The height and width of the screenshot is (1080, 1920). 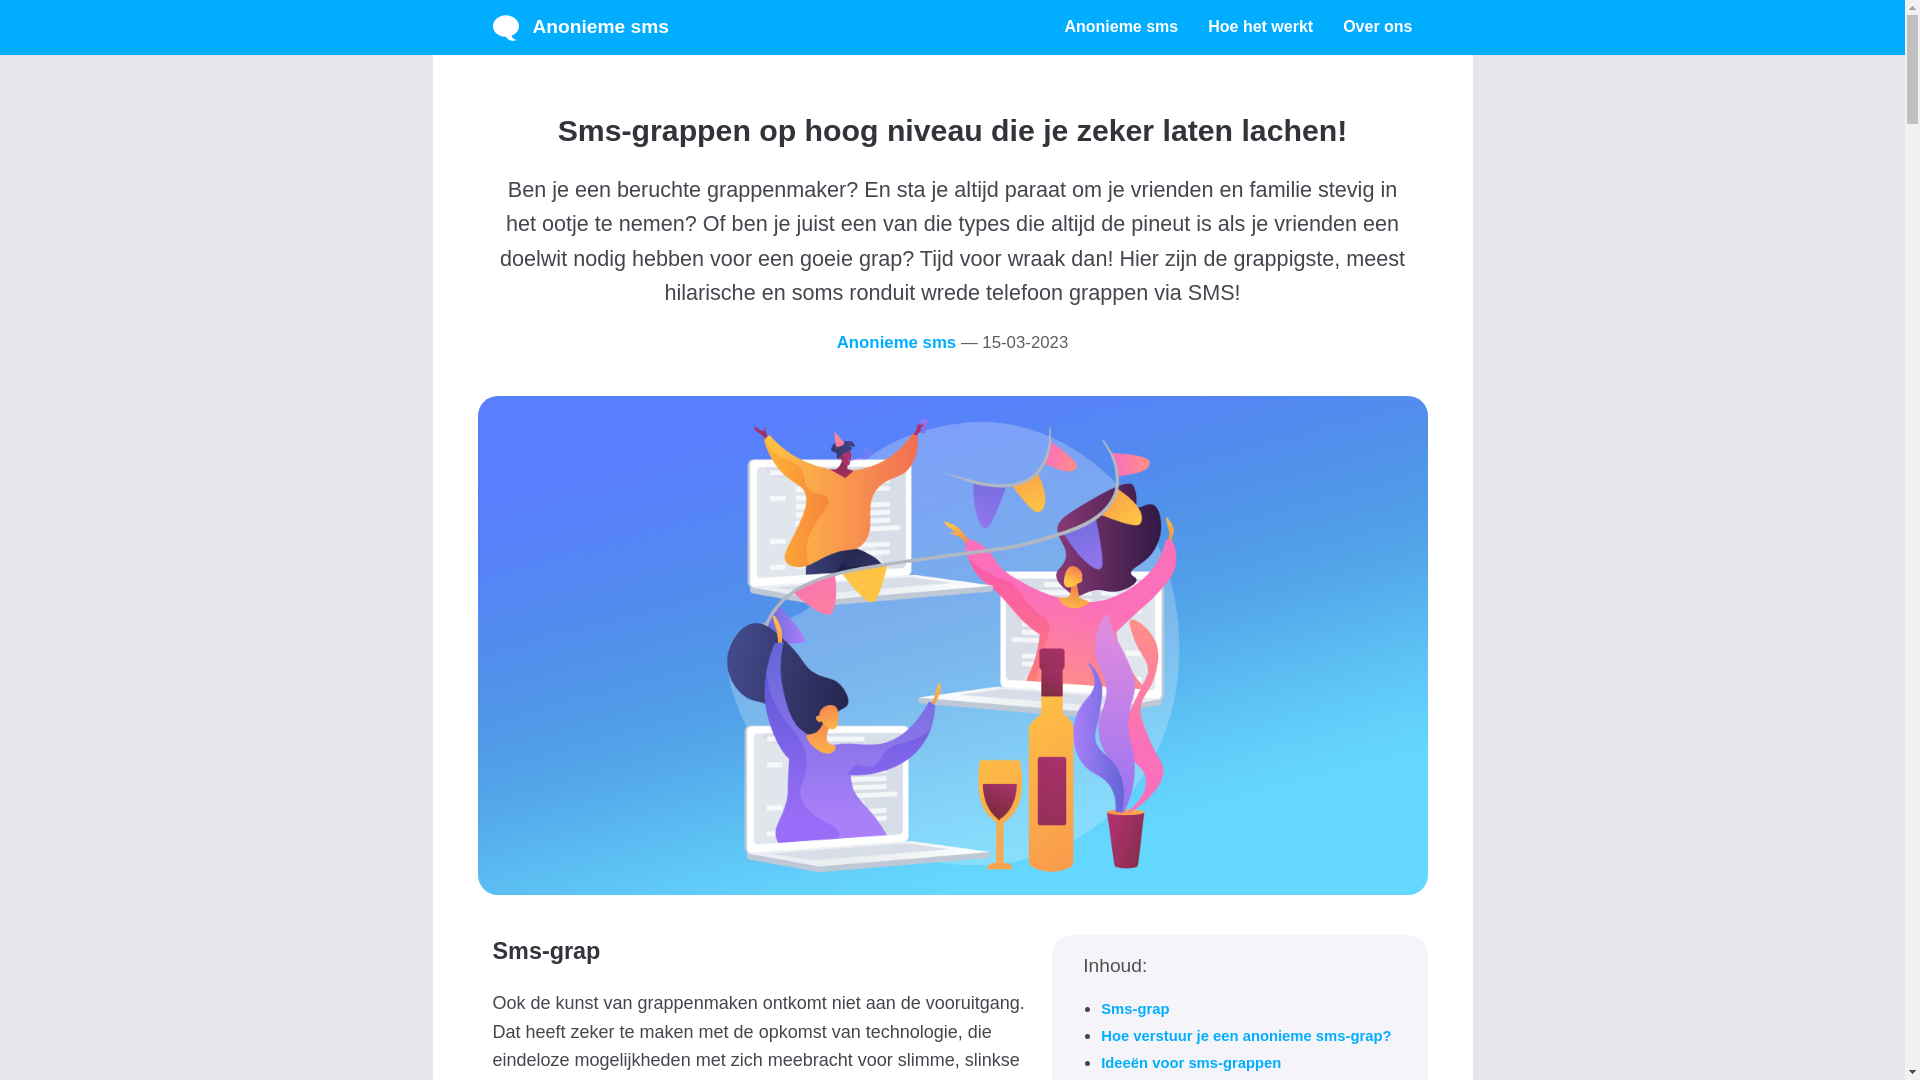 I want to click on 'Hoe verstuur je een anonieme sms-grap?', so click(x=1245, y=1035).